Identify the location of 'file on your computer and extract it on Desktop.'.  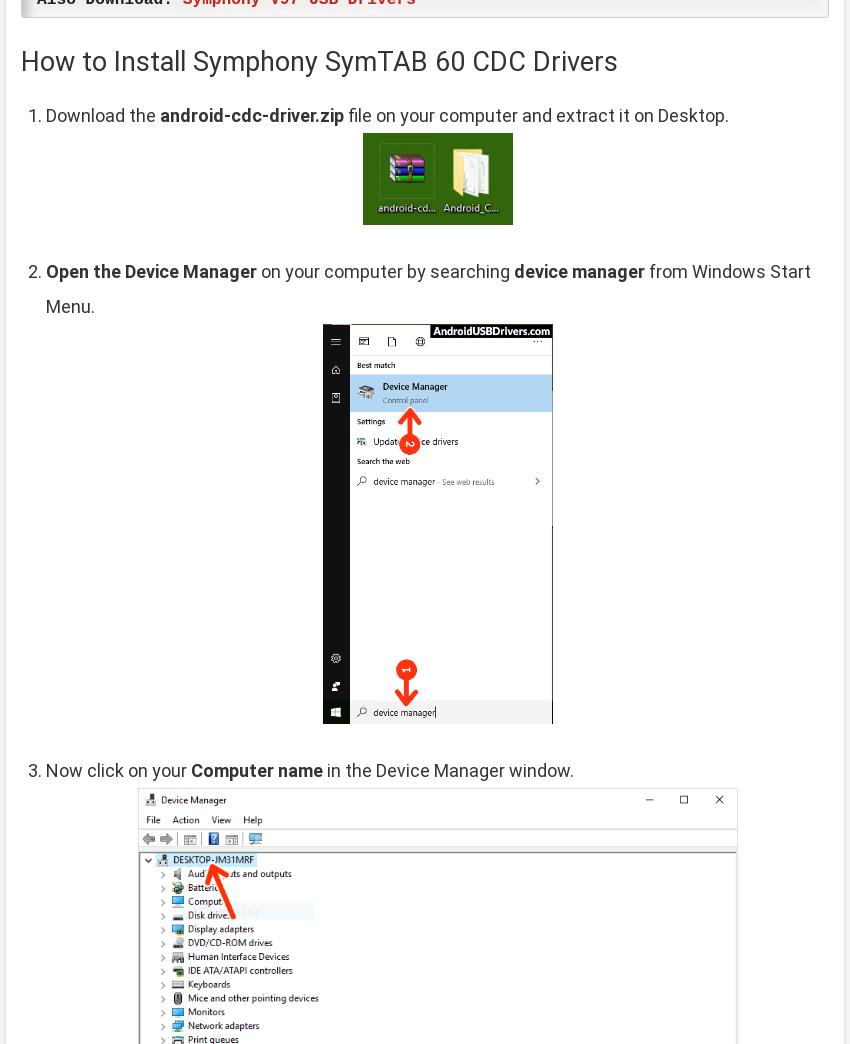
(535, 114).